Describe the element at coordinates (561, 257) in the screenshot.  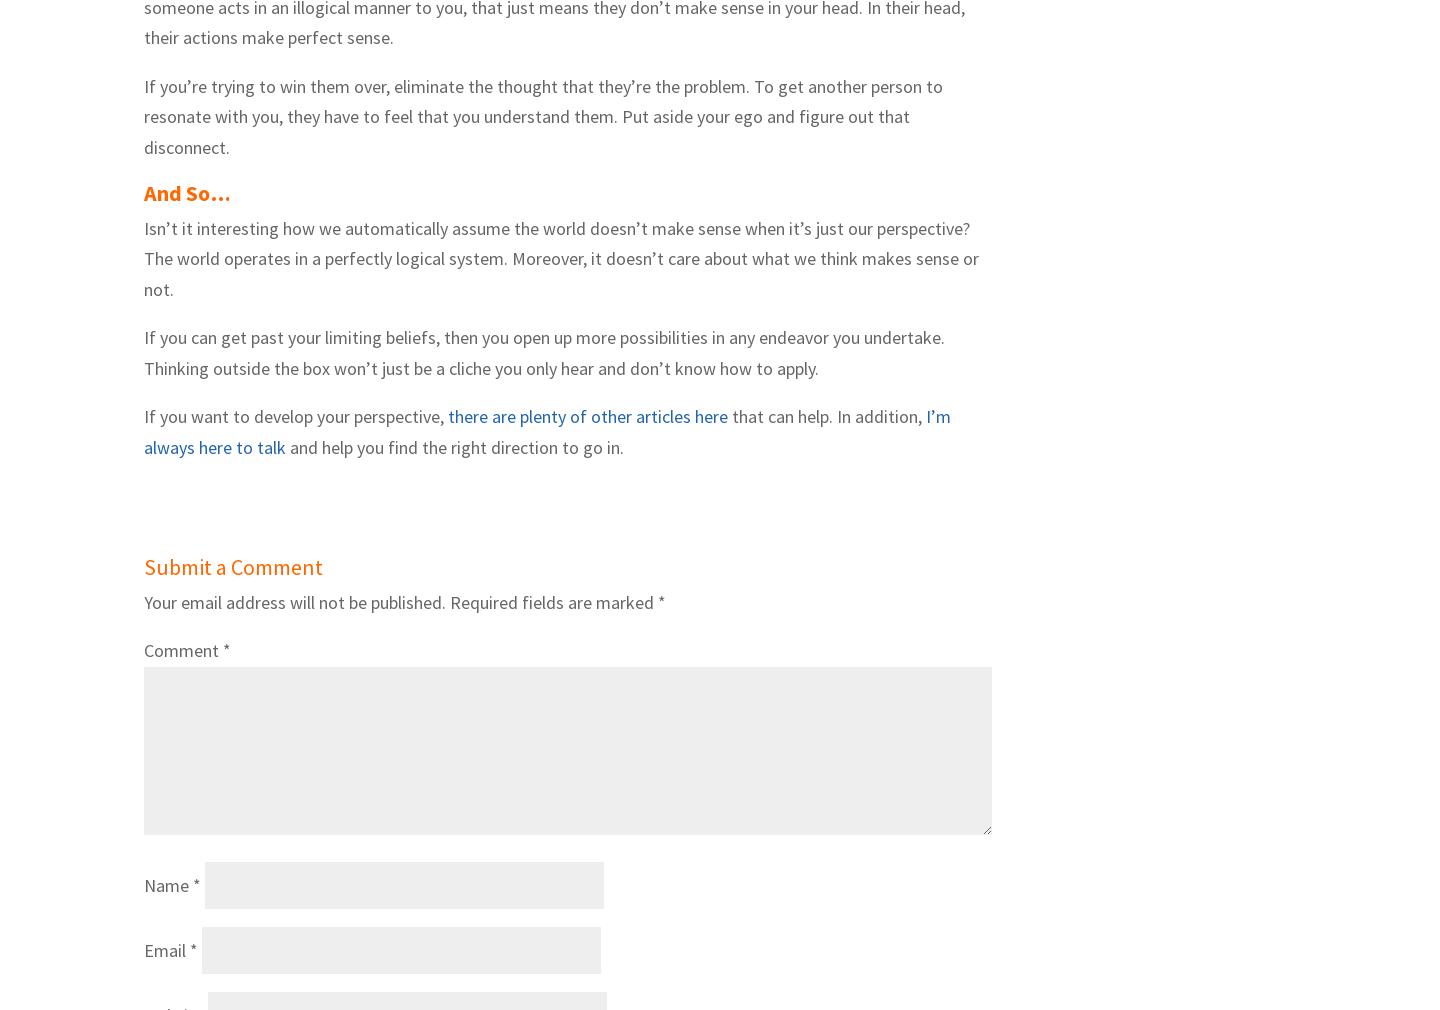
I see `'Isn’t it interesting how we automatically assume the world doesn’t make sense when it’s just our perspective? The world operates in a perfectly logical system. Moreover, it doesn’t care about what we think makes sense or not.'` at that location.